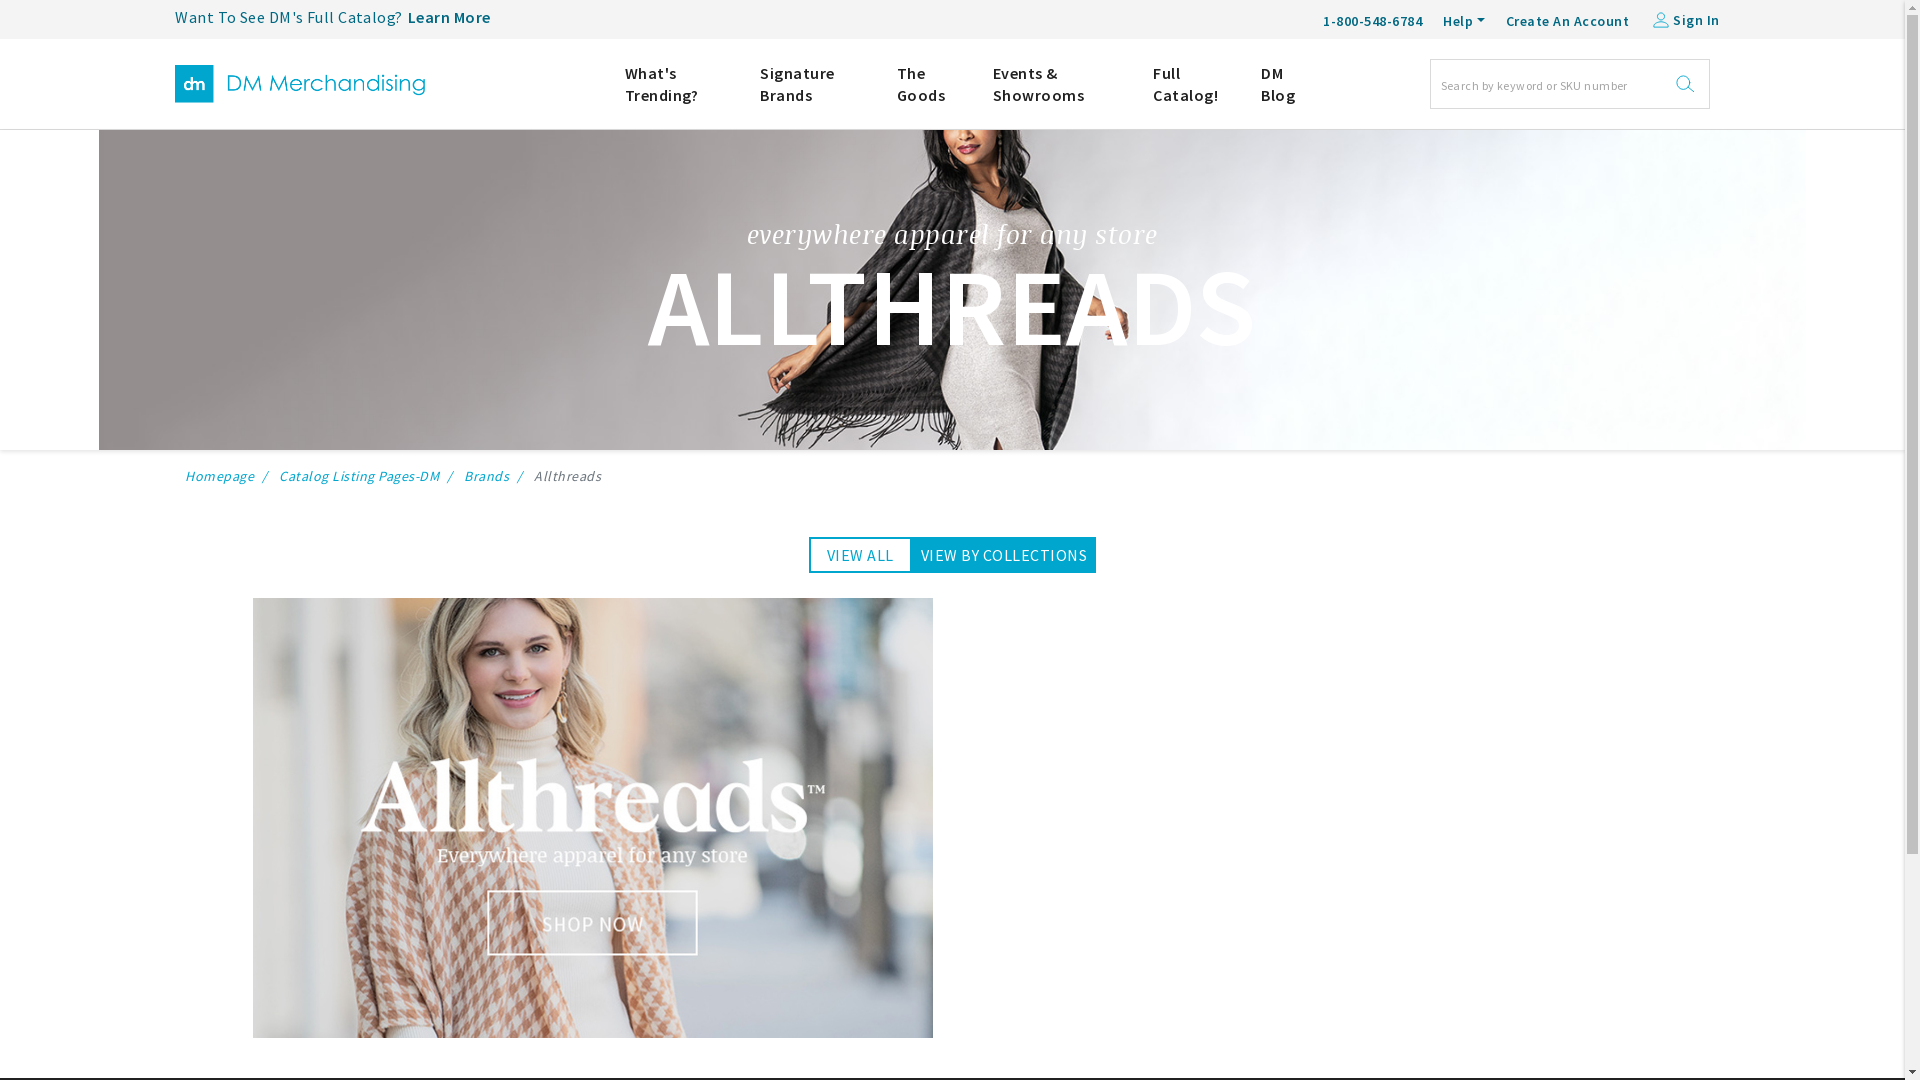 The height and width of the screenshot is (1080, 1920). What do you see at coordinates (448, 17) in the screenshot?
I see `'Learn More'` at bounding box center [448, 17].